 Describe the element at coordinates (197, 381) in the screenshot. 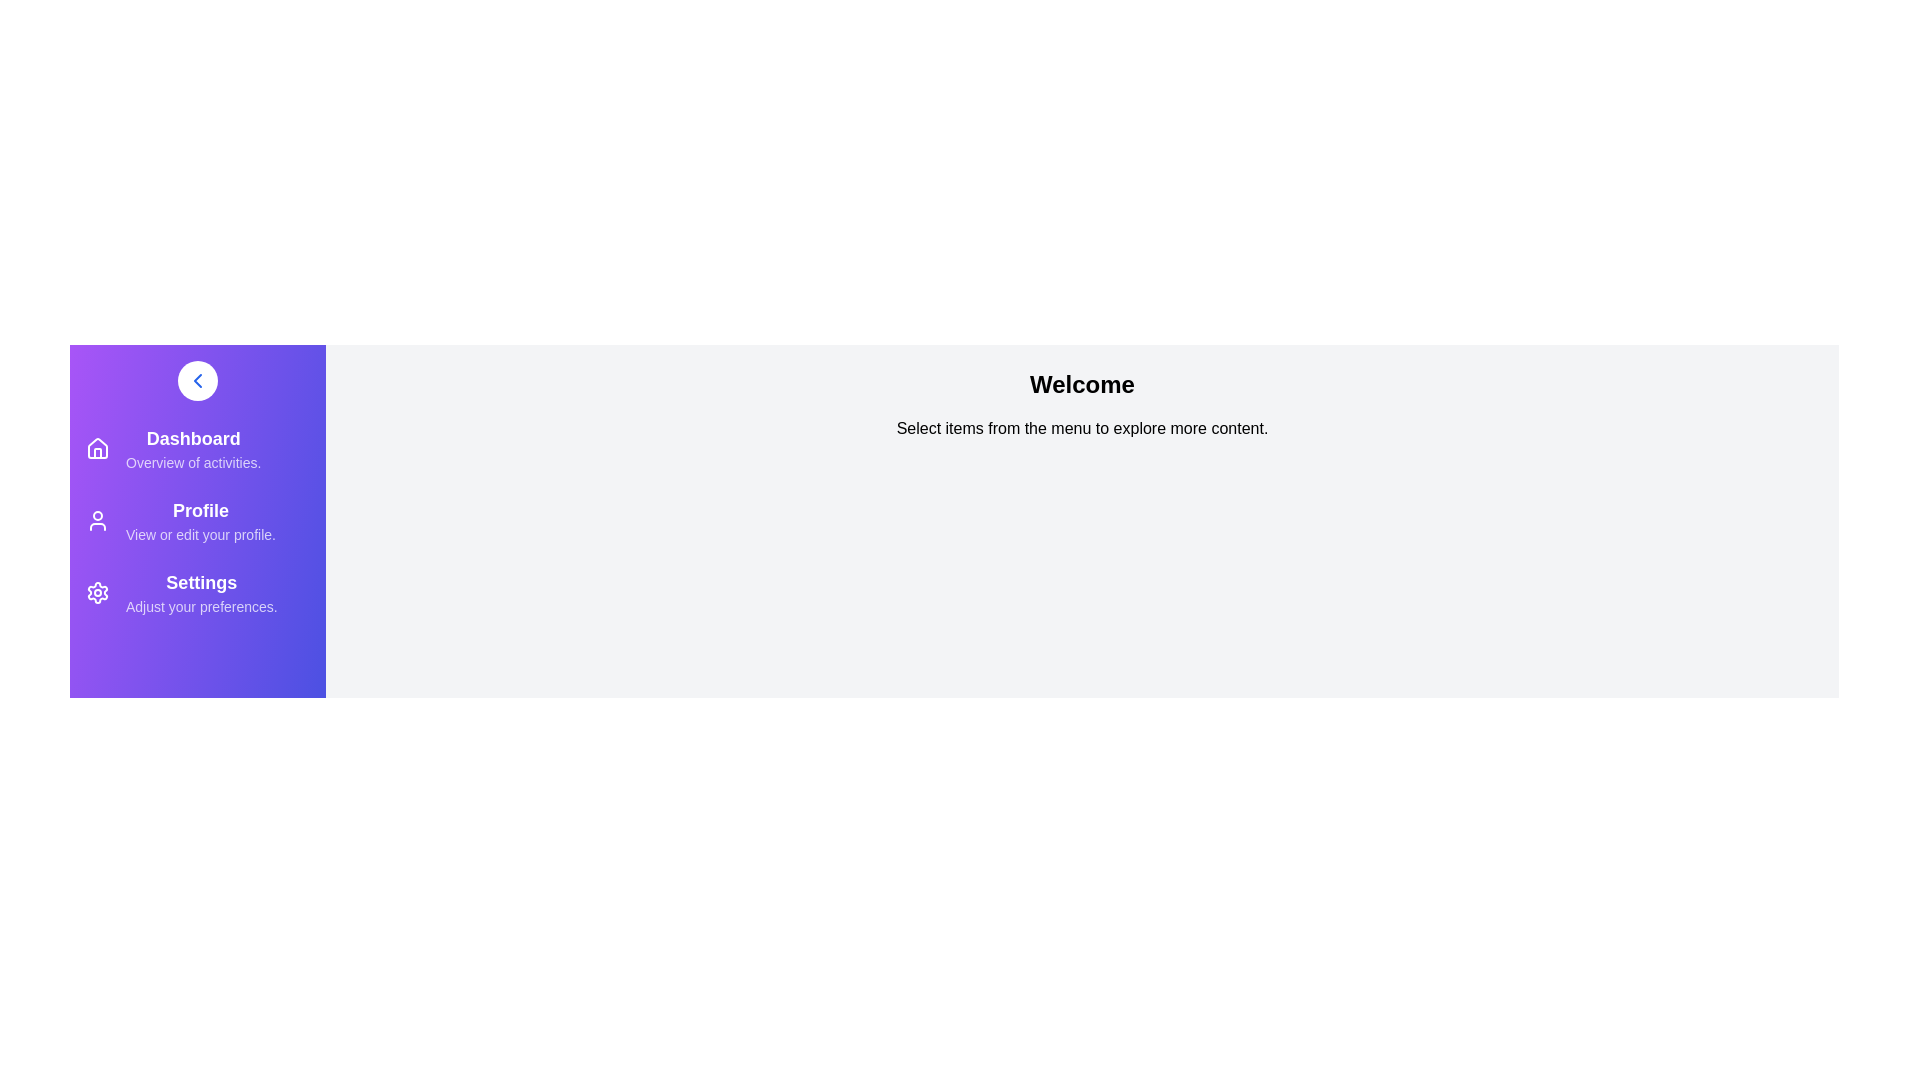

I see `toggle button to change the sidebar's state` at that location.